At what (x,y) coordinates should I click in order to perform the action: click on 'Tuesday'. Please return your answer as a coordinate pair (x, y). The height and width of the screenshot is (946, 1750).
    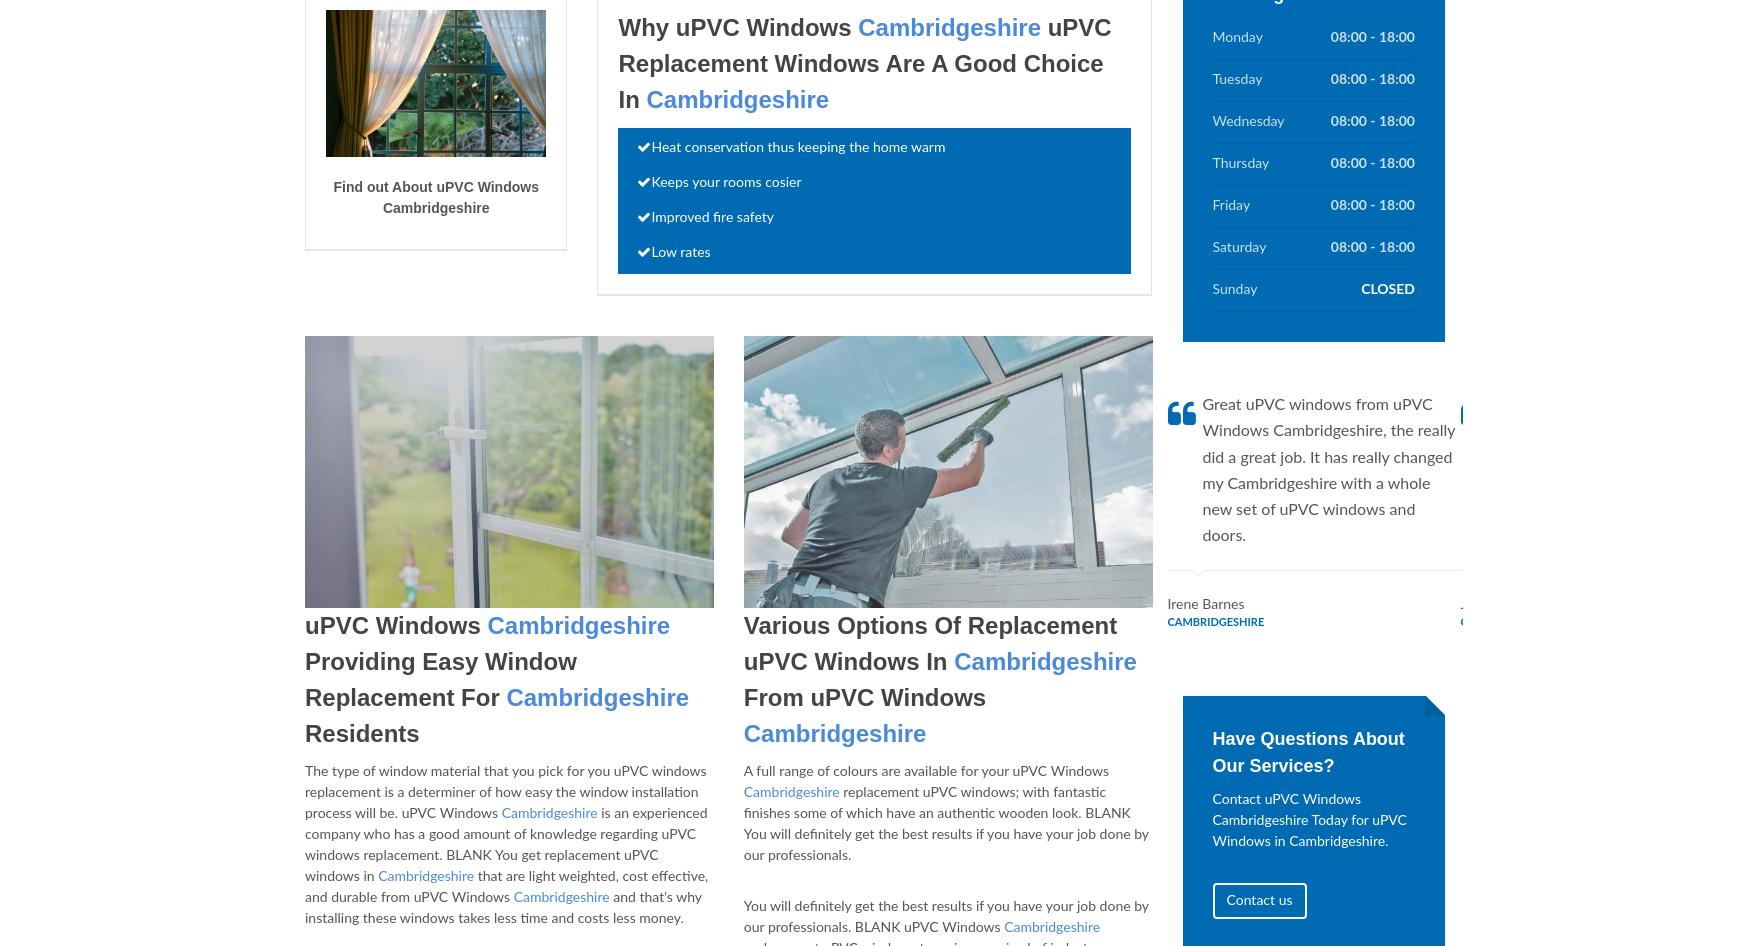
    Looking at the image, I should click on (1212, 79).